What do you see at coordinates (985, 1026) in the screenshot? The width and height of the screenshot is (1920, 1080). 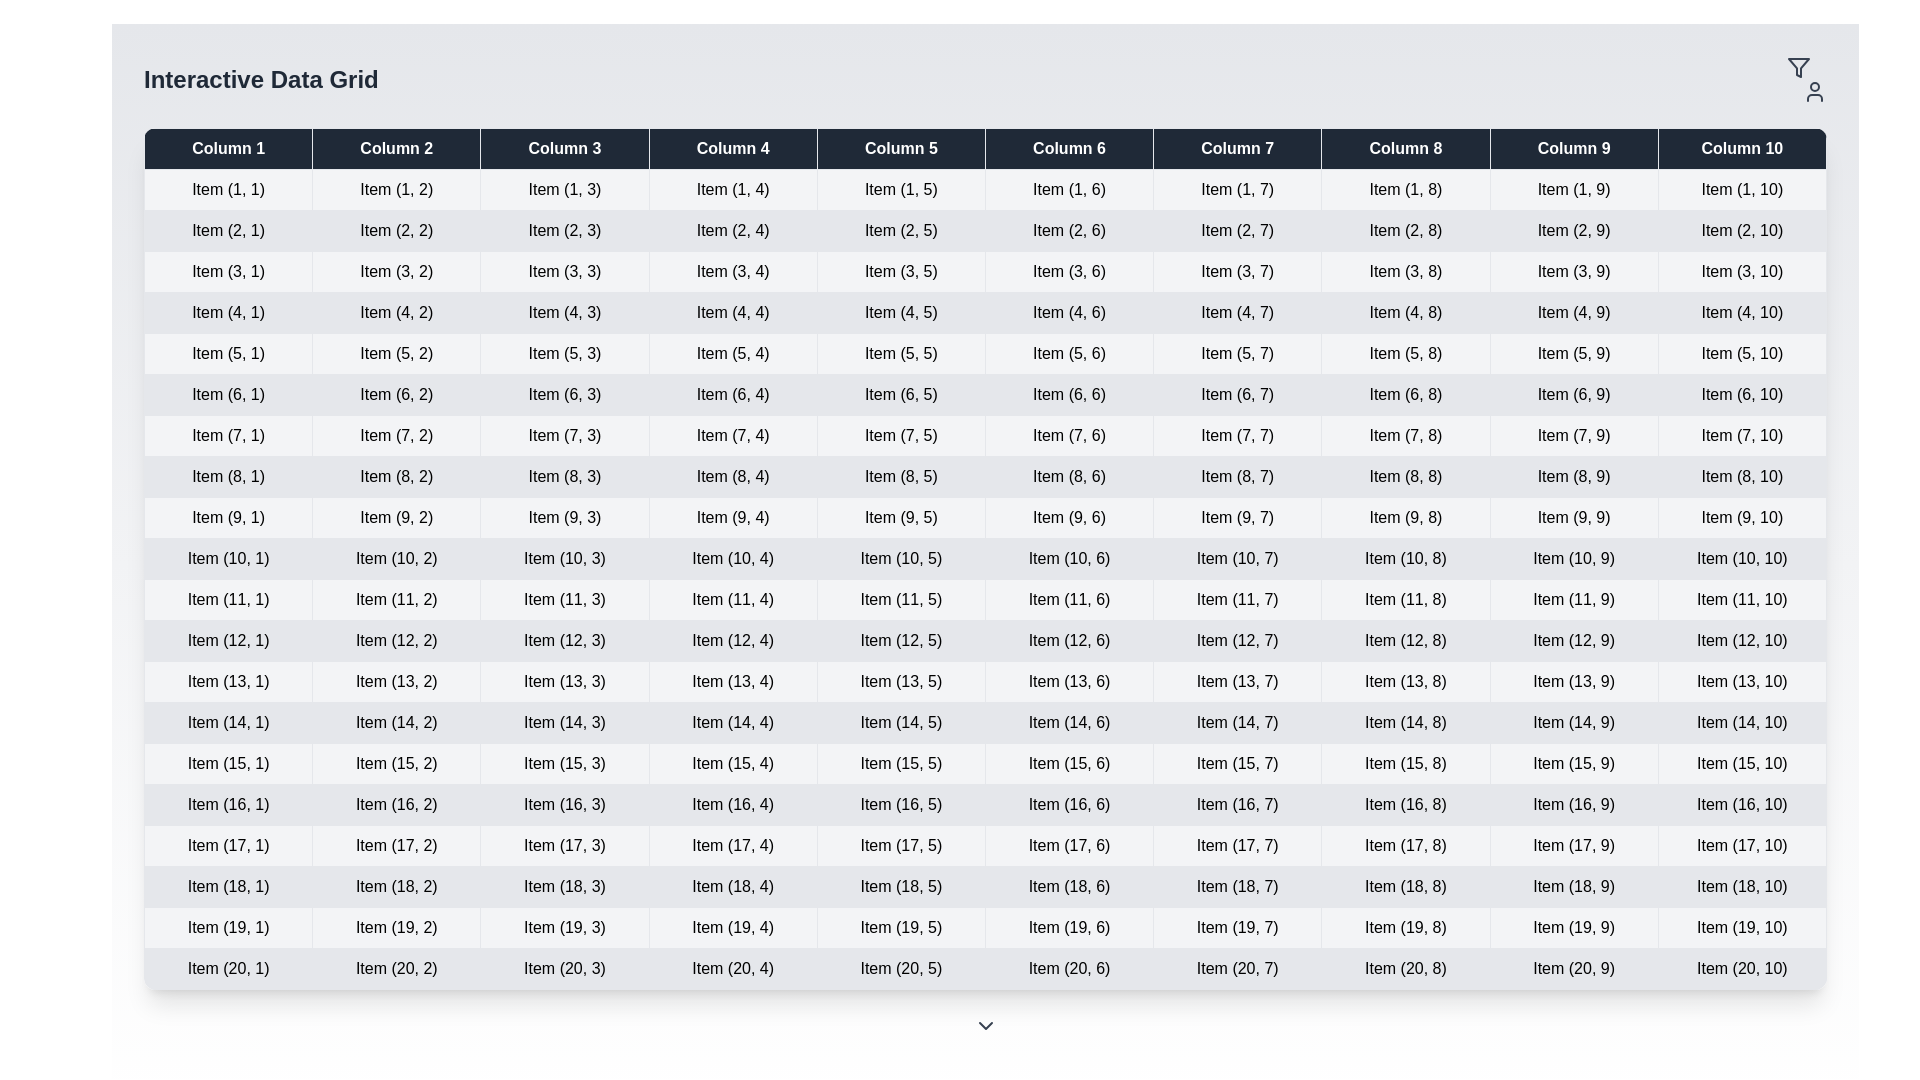 I see `the ChevronDown icon in the footer of the DataGridWithControls component` at bounding box center [985, 1026].